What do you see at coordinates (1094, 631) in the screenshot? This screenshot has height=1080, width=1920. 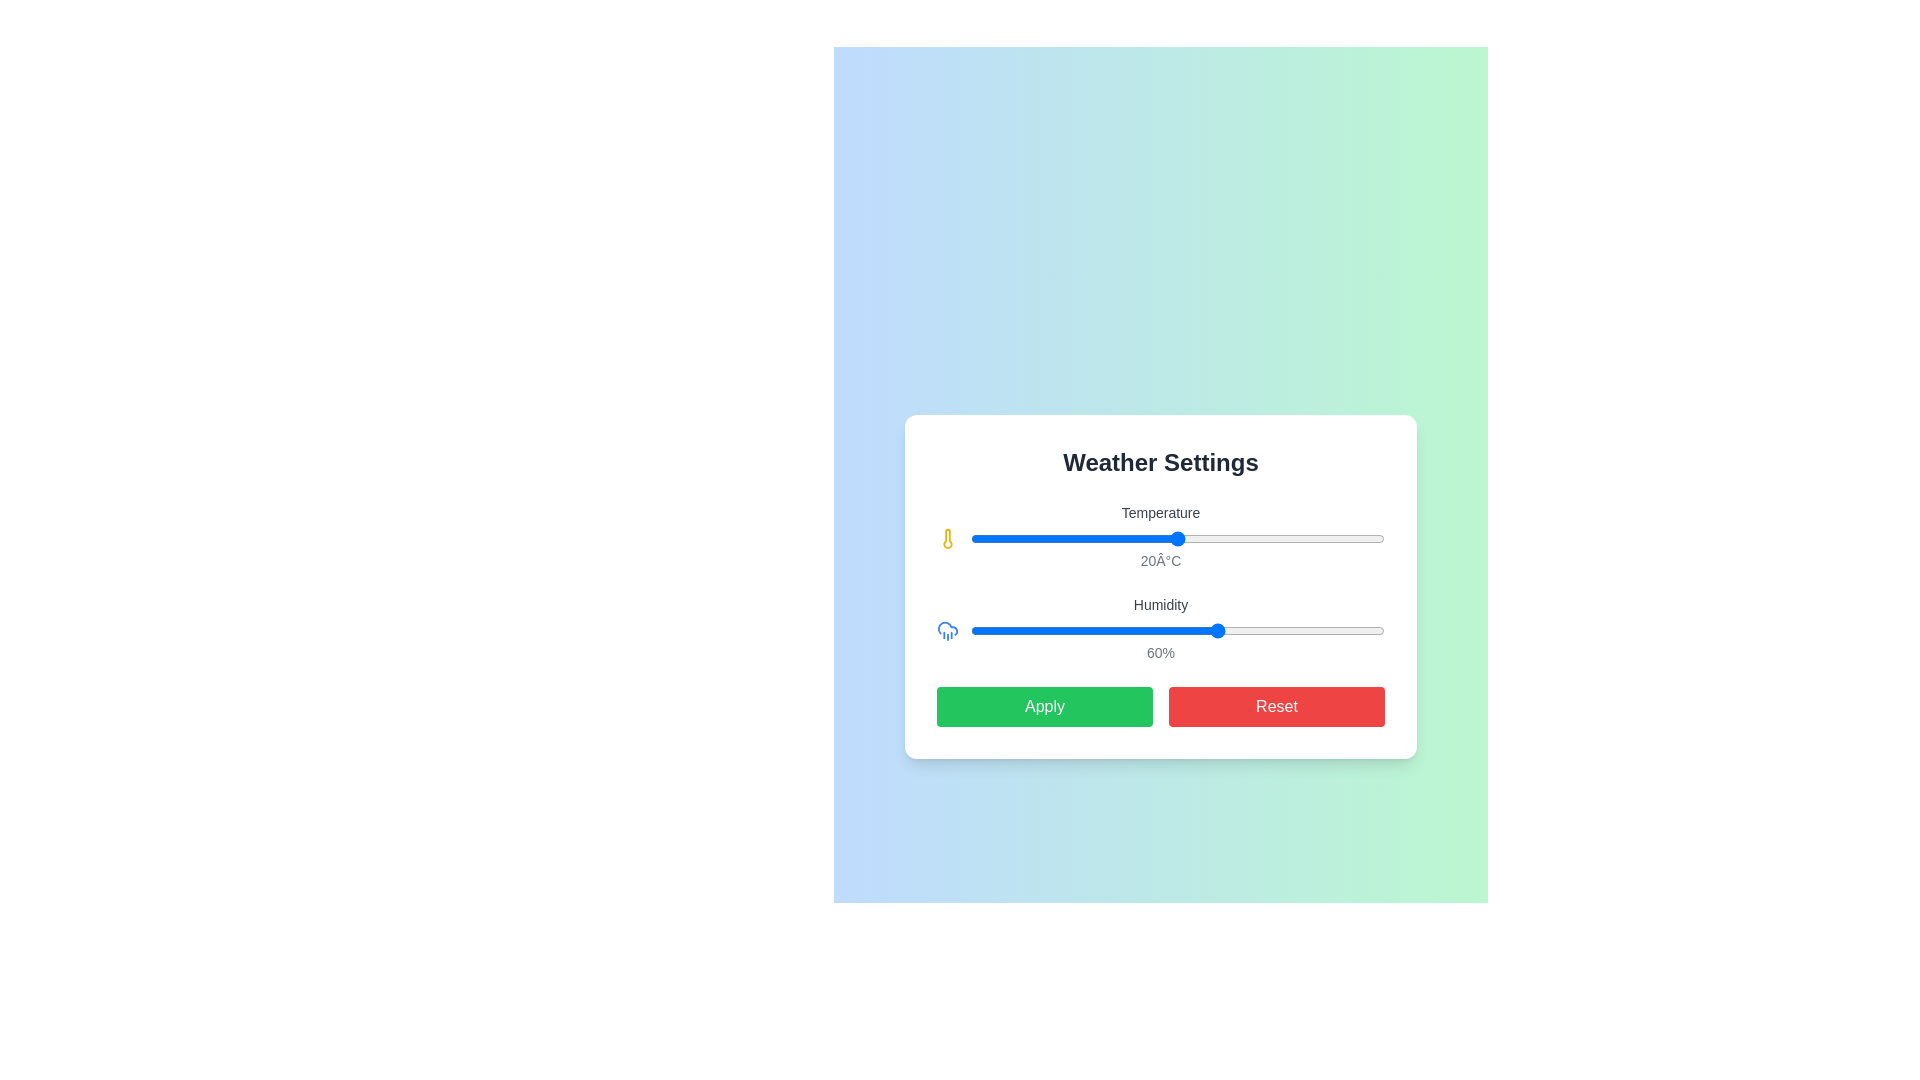 I see `the slider value` at bounding box center [1094, 631].